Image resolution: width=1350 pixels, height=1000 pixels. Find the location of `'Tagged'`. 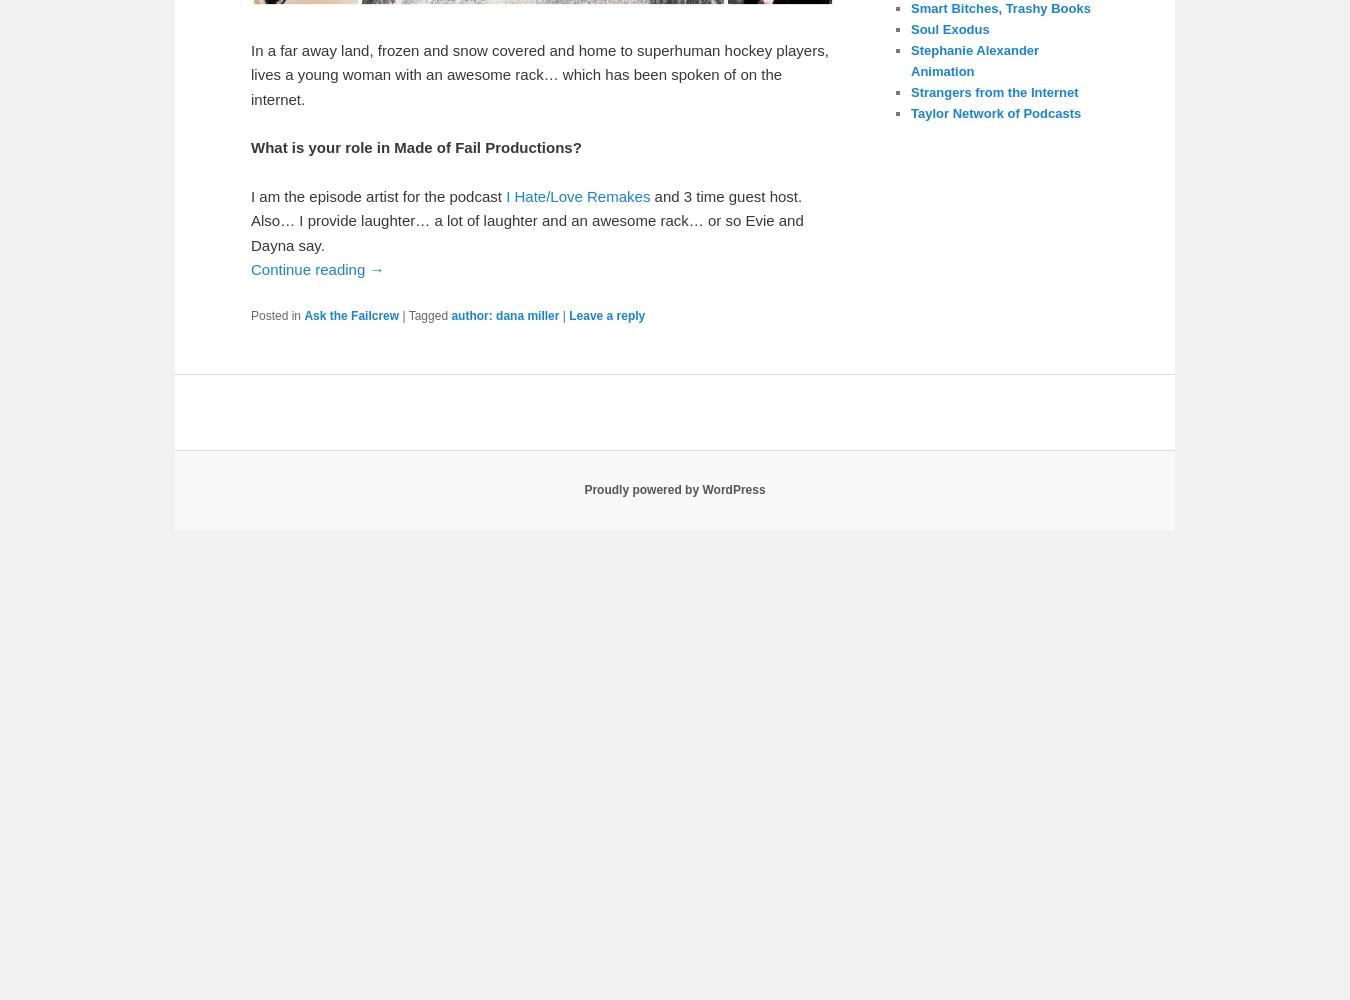

'Tagged' is located at coordinates (427, 314).